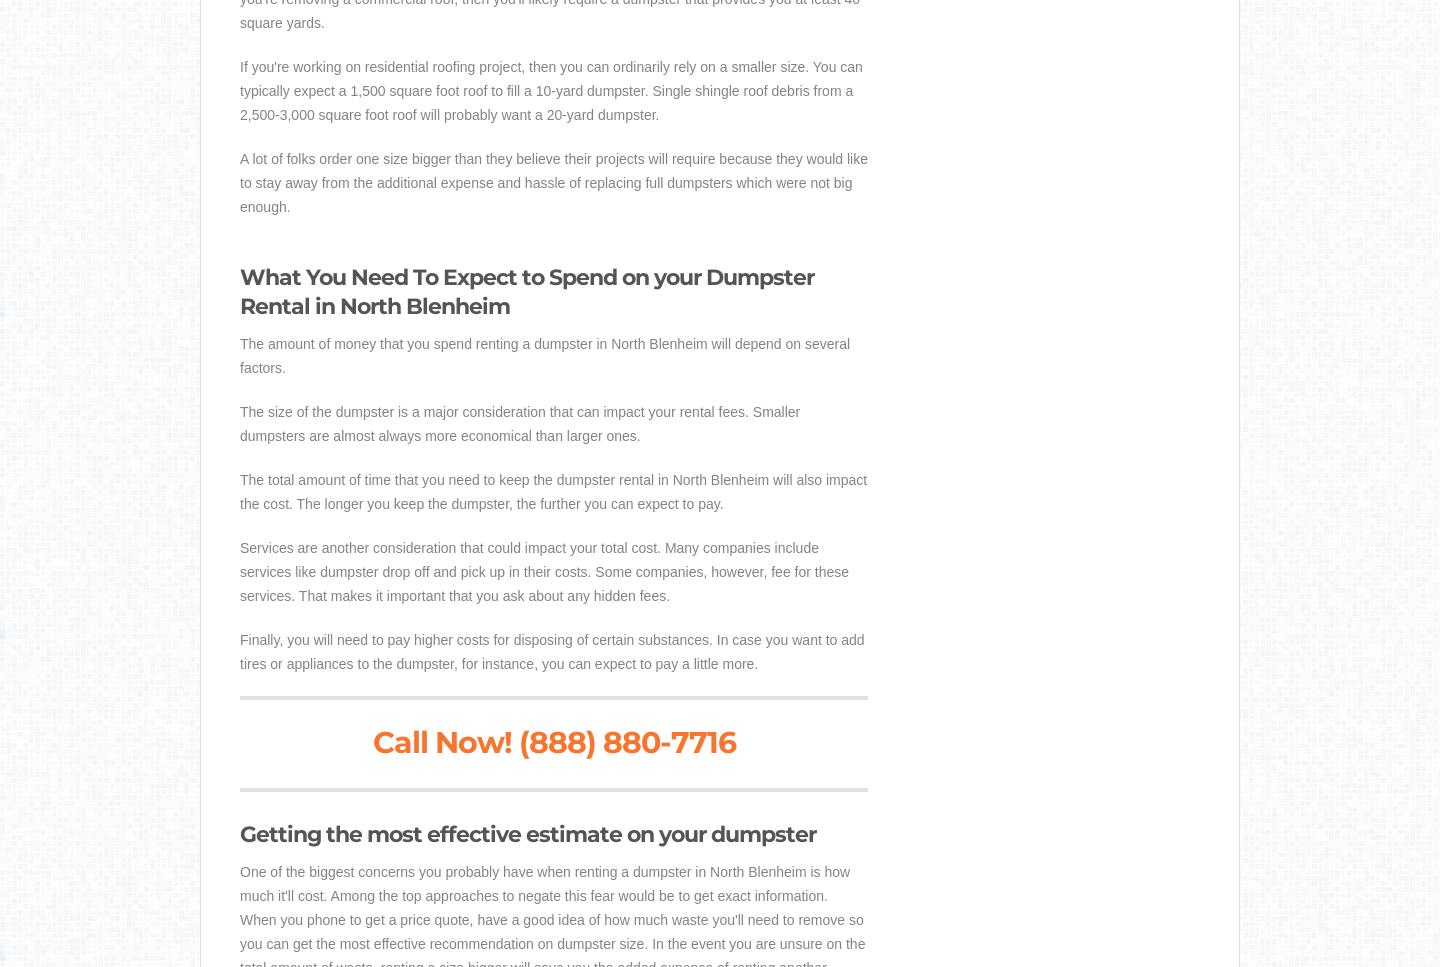 This screenshot has height=967, width=1440. I want to click on 'Services are another consideration that could impact your total cost. Many companies include services like dumpster drop off and pick up in their costs. Some companies, however, fee for these services. That makes it important that you ask about any hidden fees.', so click(544, 570).